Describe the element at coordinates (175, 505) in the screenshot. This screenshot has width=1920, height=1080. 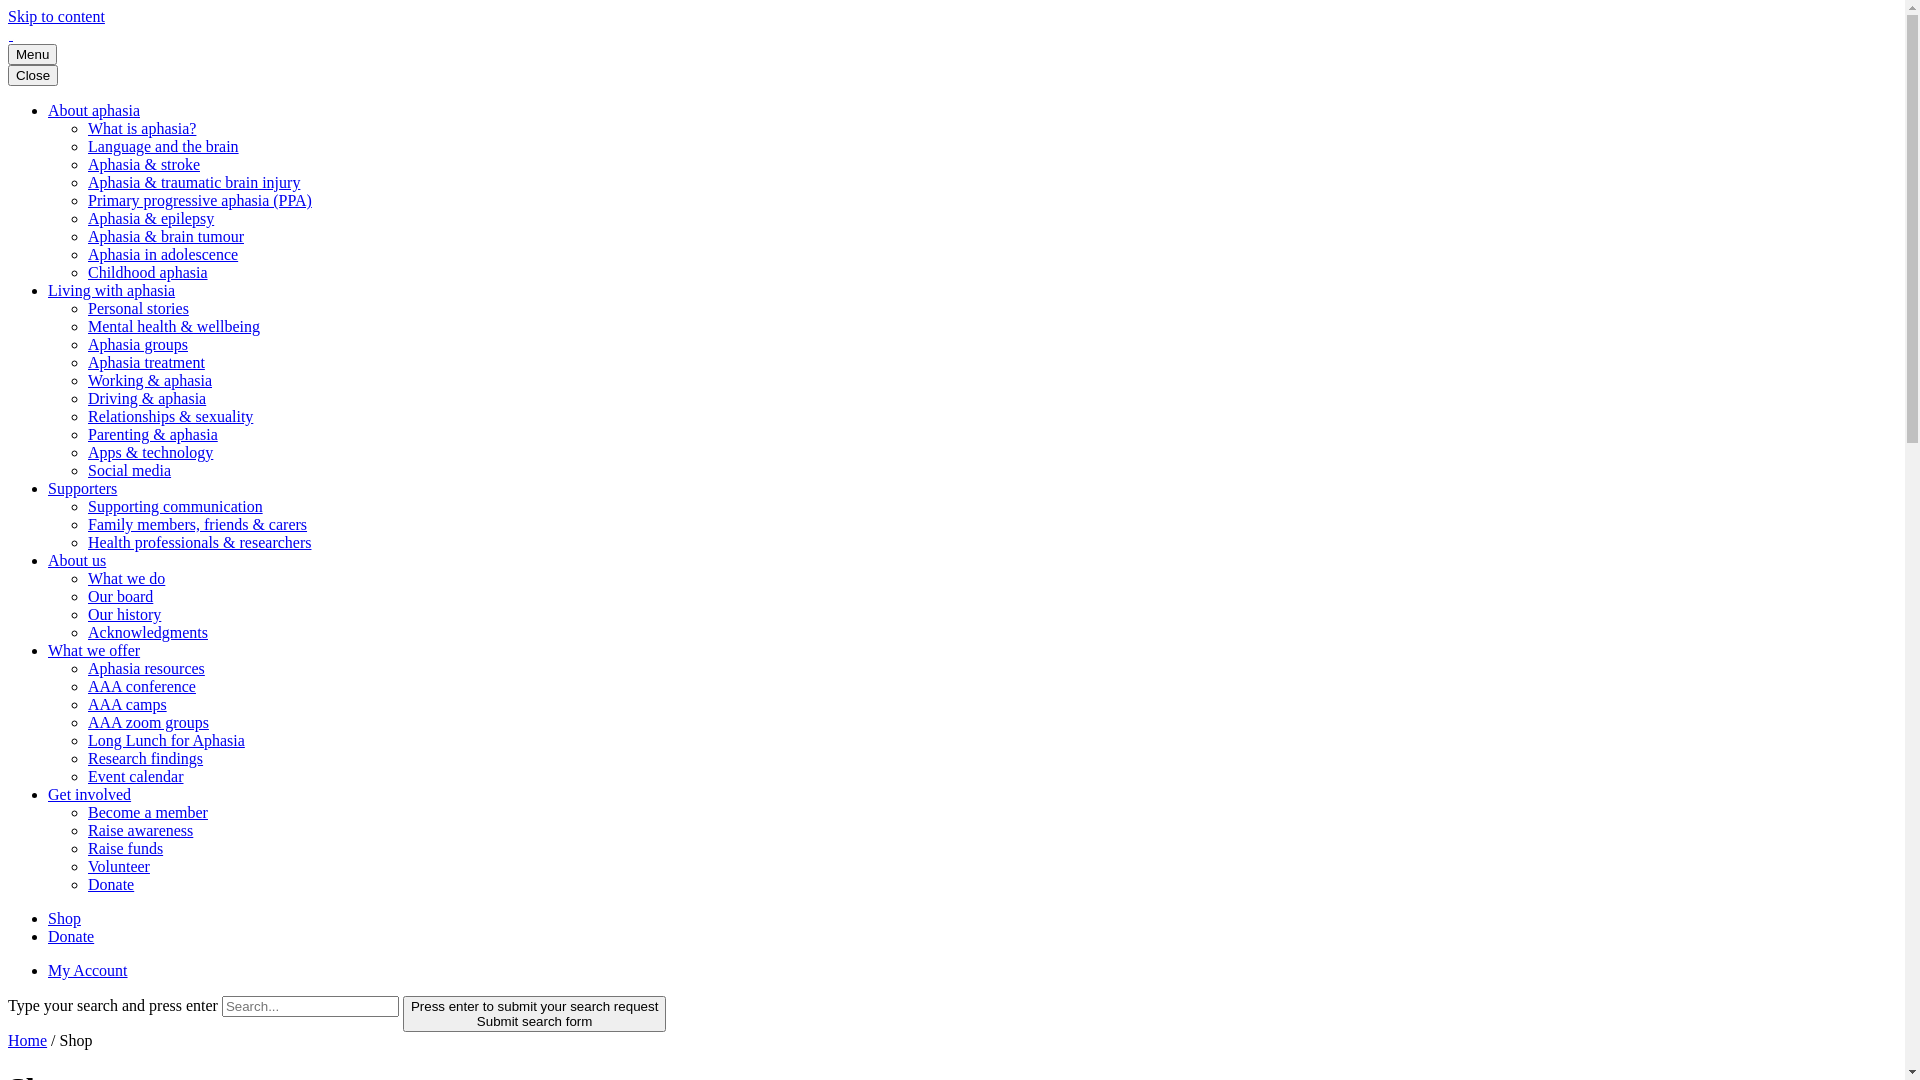
I see `'Supporting communication'` at that location.